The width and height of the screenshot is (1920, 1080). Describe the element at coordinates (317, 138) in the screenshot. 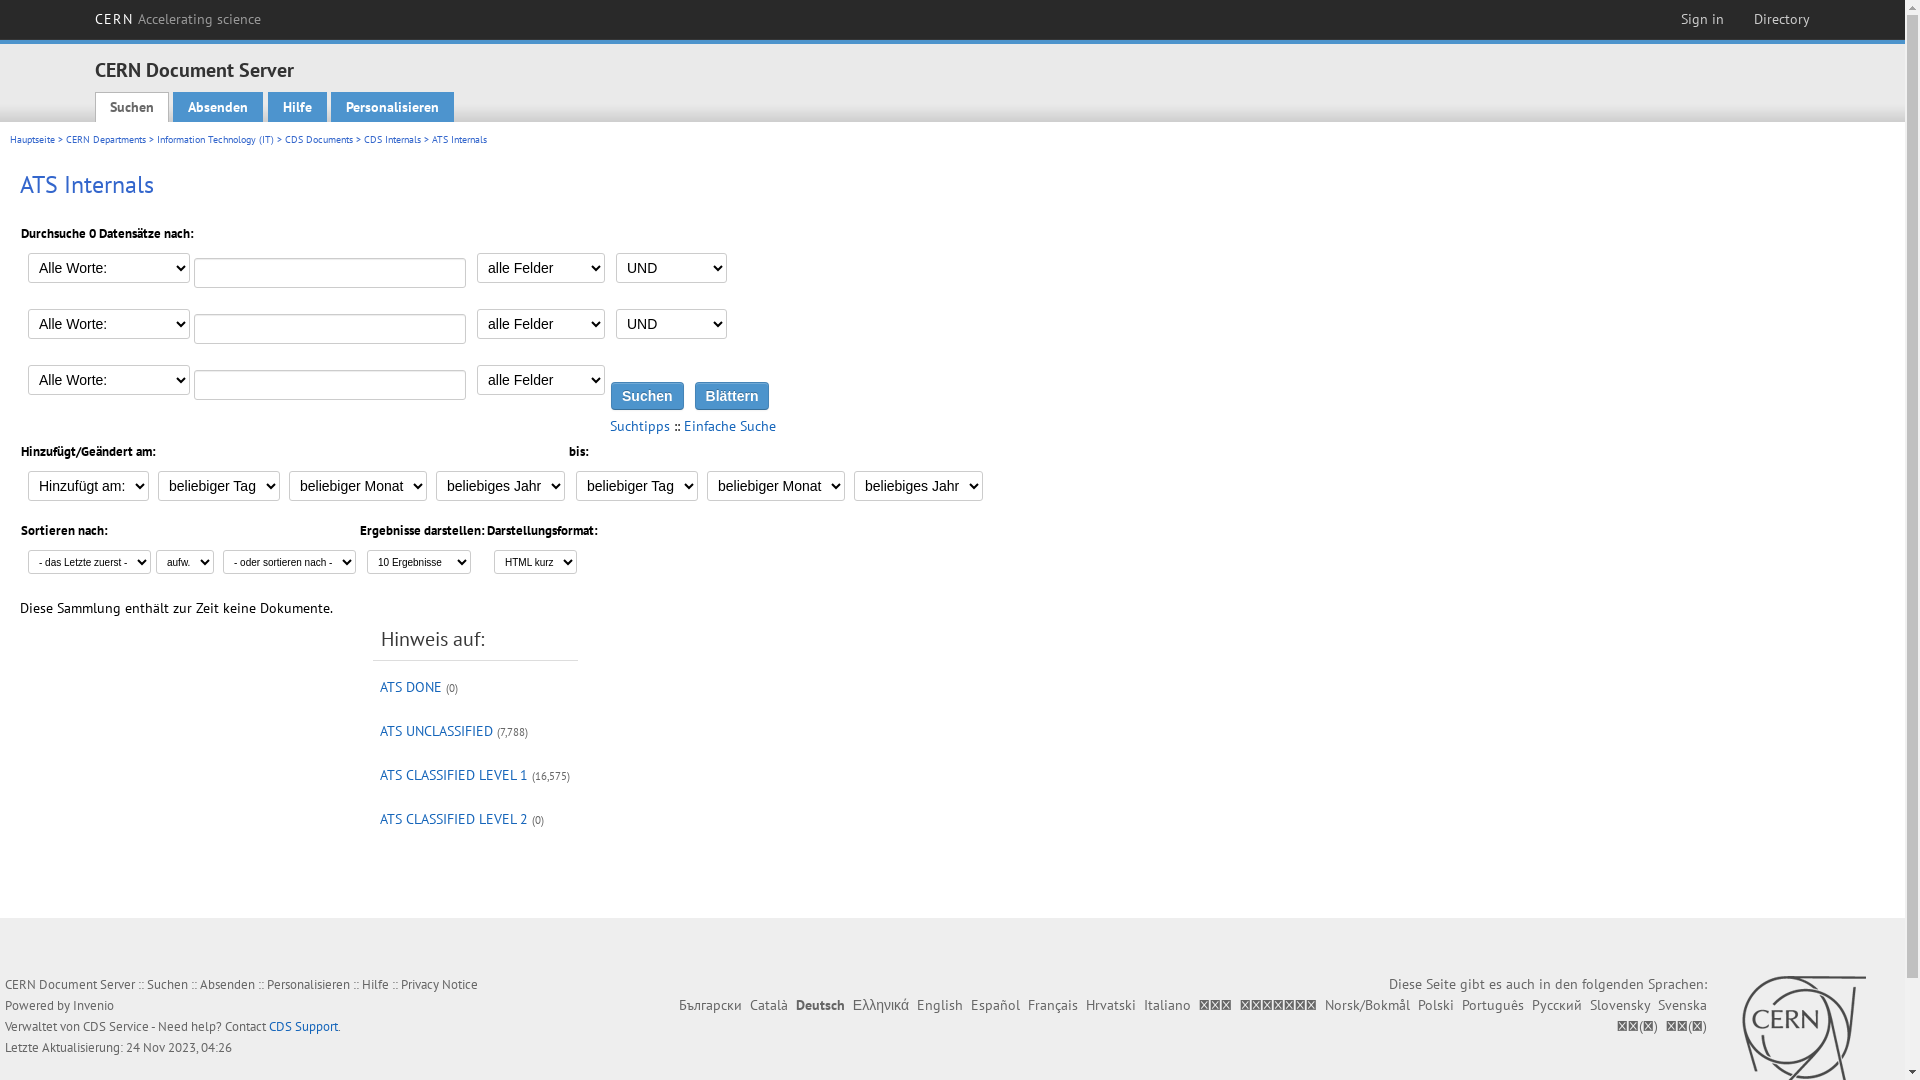

I see `'CDS Documents'` at that location.